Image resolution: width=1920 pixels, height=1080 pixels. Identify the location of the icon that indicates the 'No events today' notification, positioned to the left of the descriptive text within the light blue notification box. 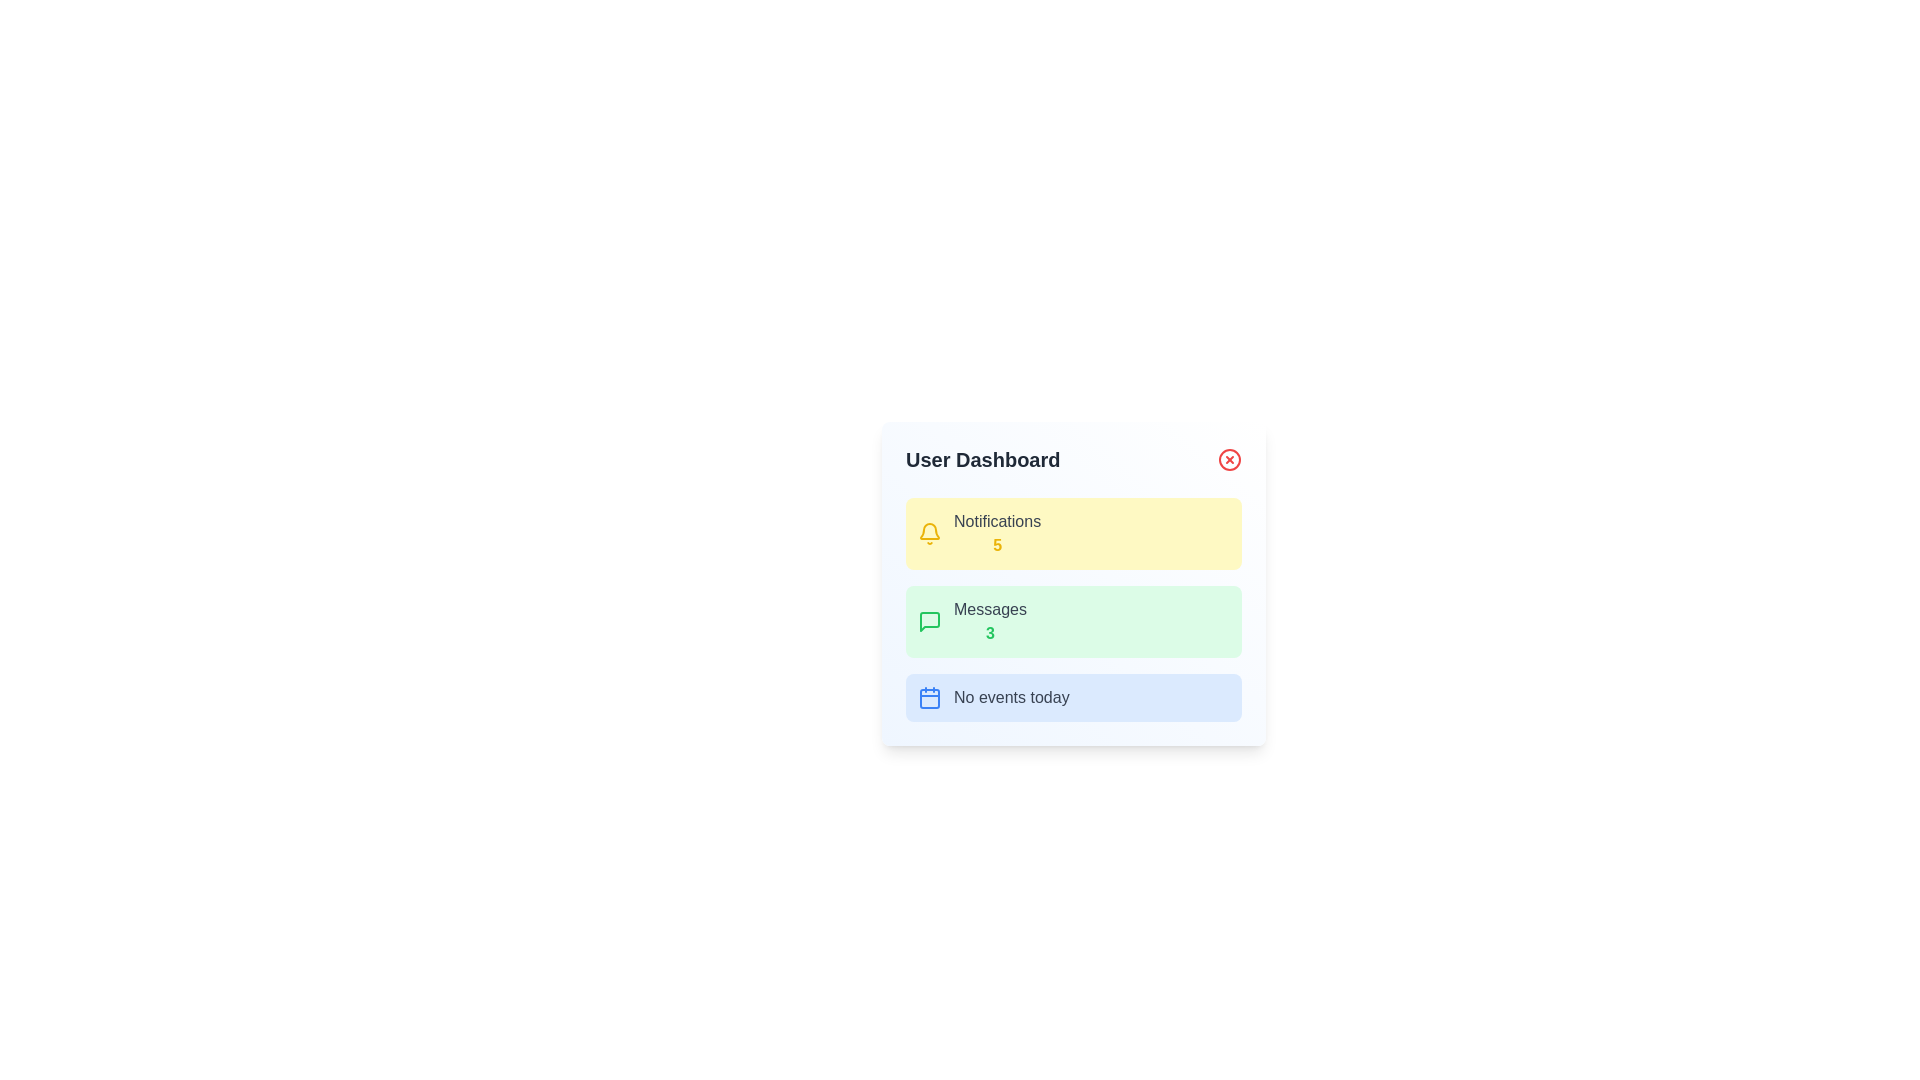
(929, 697).